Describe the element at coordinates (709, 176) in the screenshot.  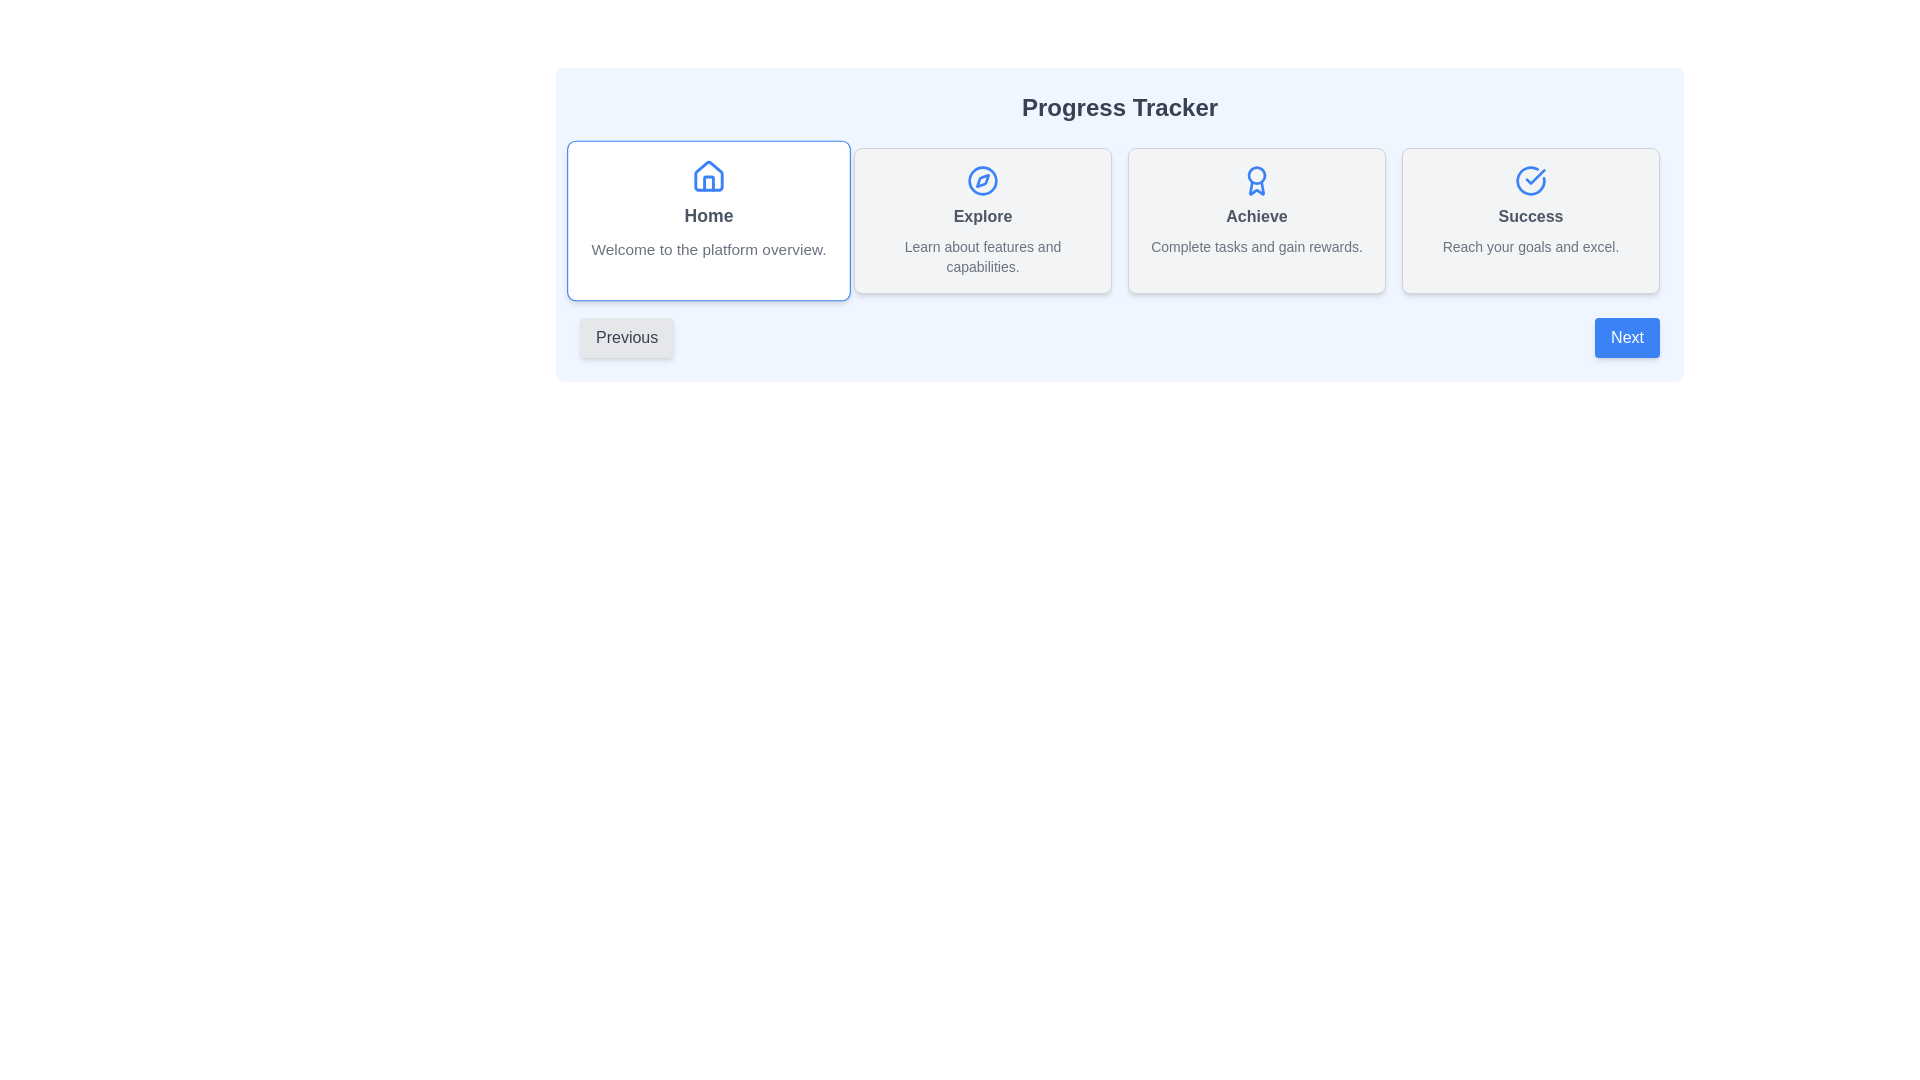
I see `the blue-colored house icon located at the top center of the card with 'Home' text below it` at that location.